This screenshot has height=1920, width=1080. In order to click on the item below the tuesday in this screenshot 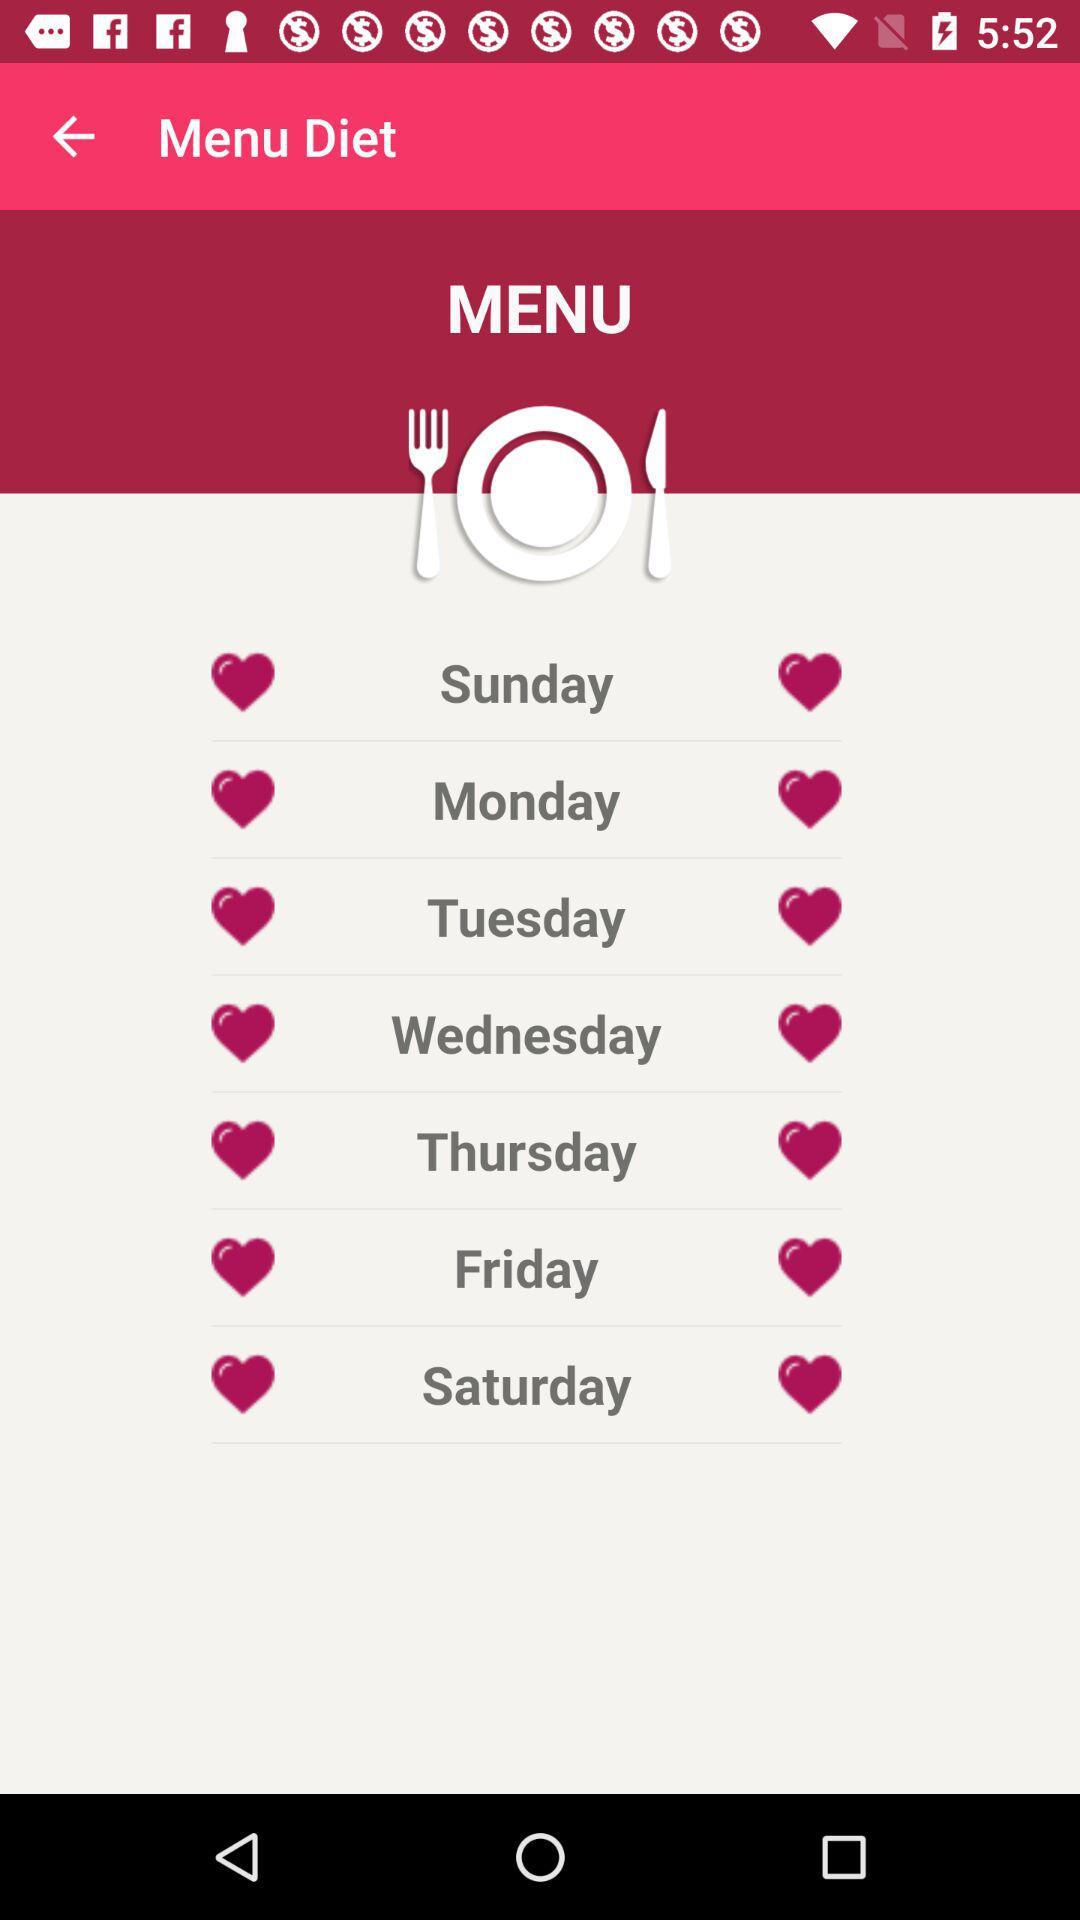, I will do `click(525, 1033)`.